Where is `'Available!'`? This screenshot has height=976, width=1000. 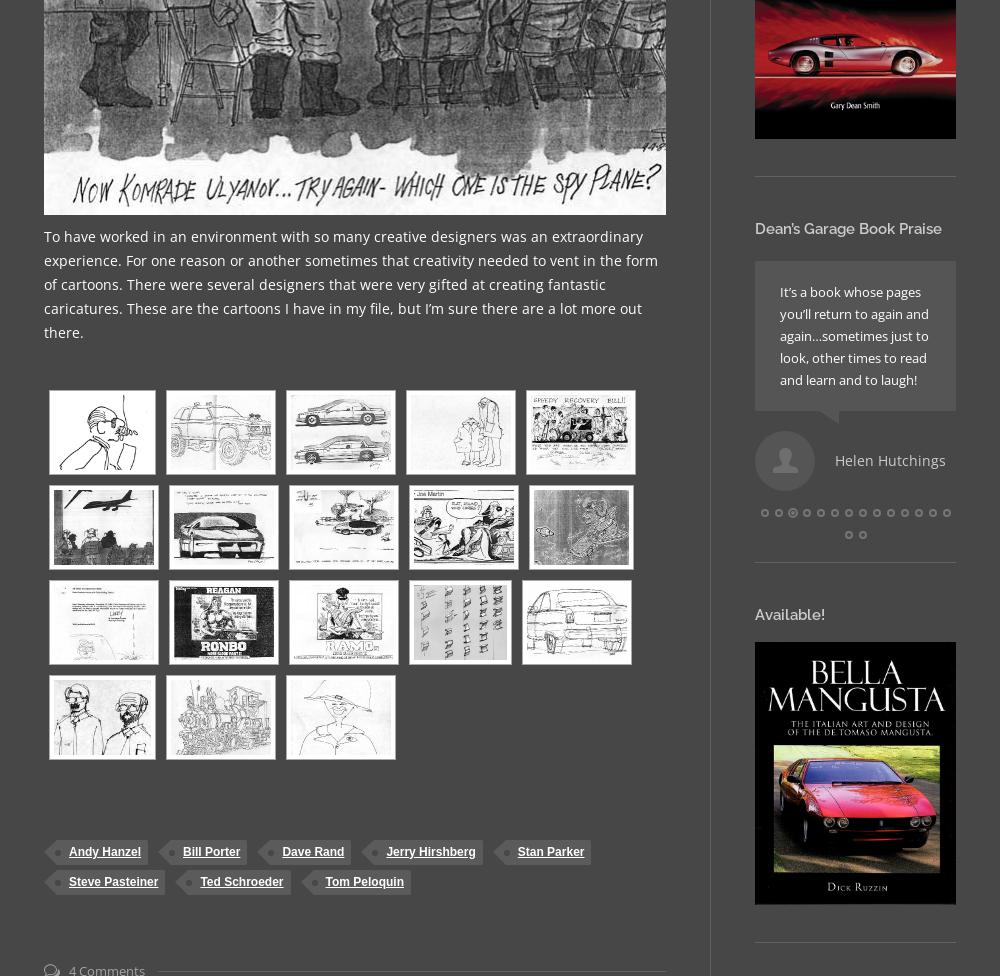 'Available!' is located at coordinates (790, 613).